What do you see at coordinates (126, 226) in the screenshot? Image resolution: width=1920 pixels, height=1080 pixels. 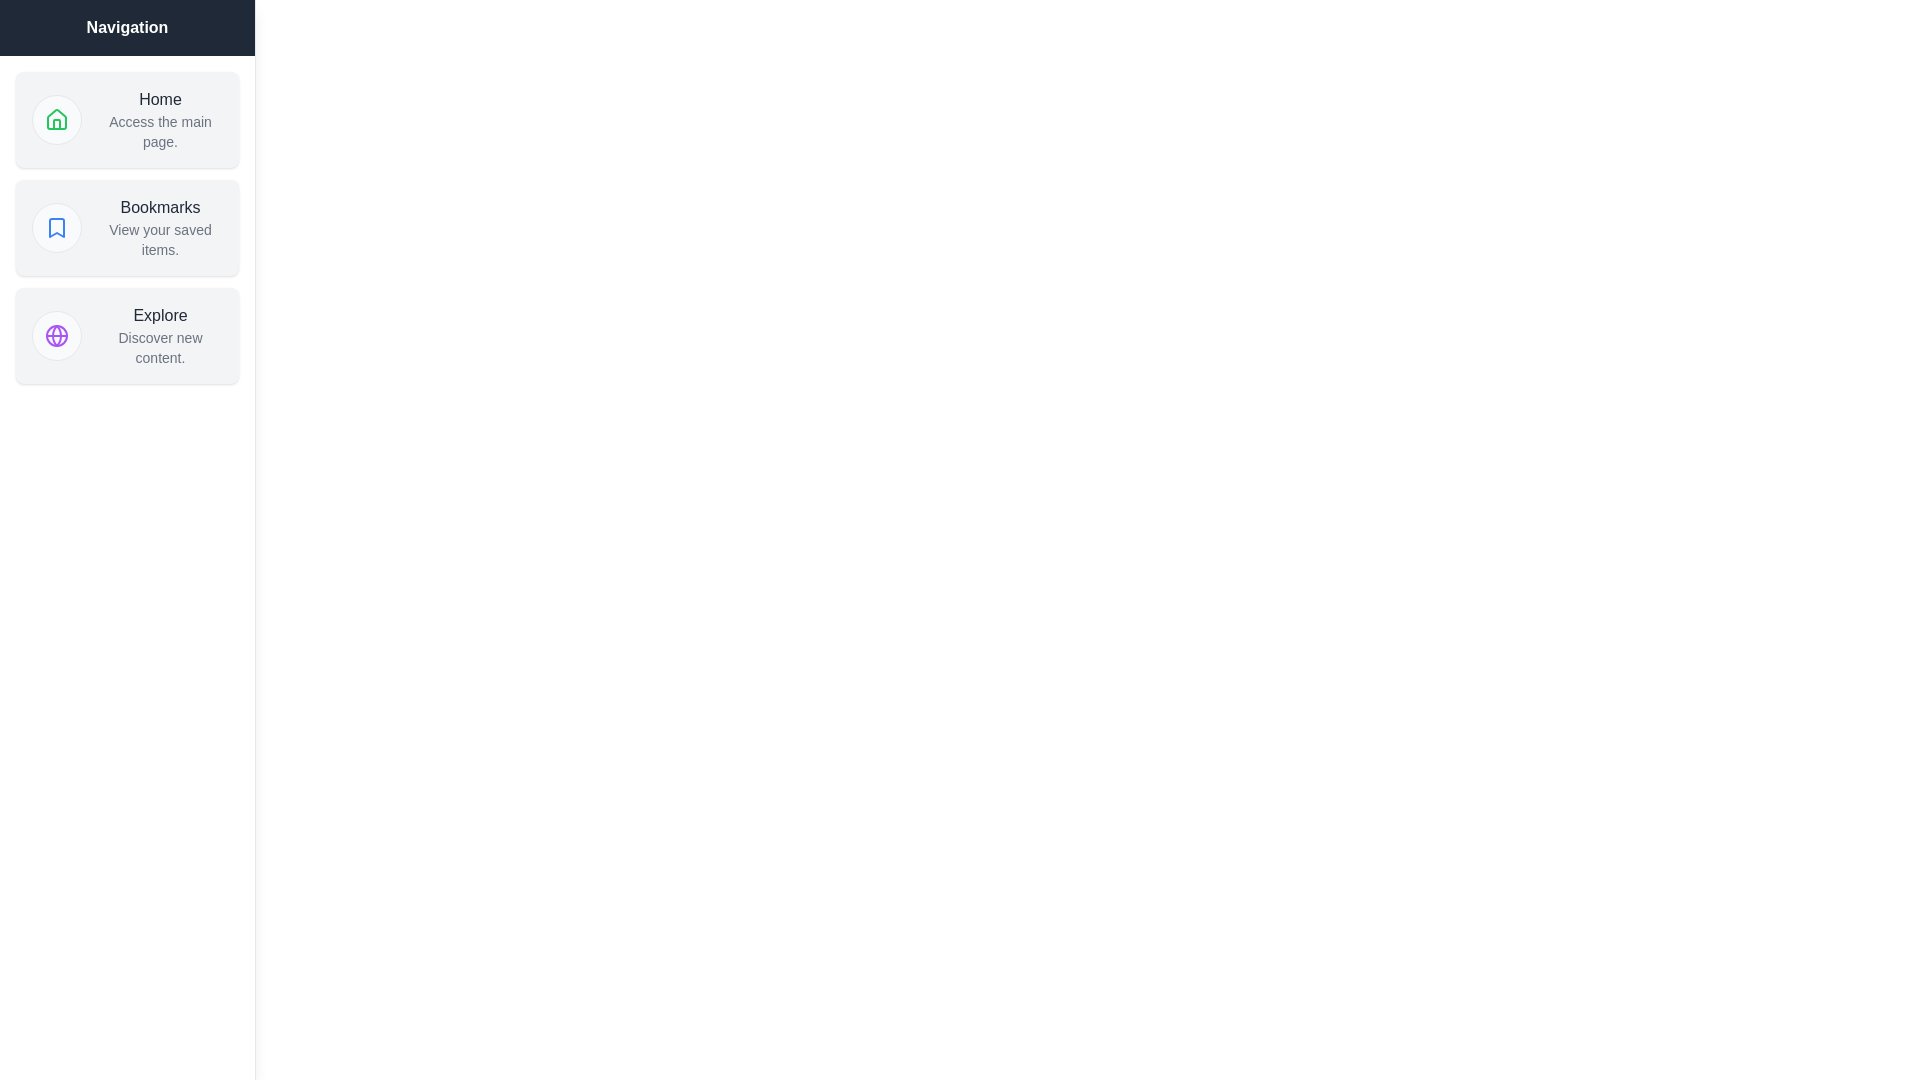 I see `the 'Bookmarks' menu item` at bounding box center [126, 226].